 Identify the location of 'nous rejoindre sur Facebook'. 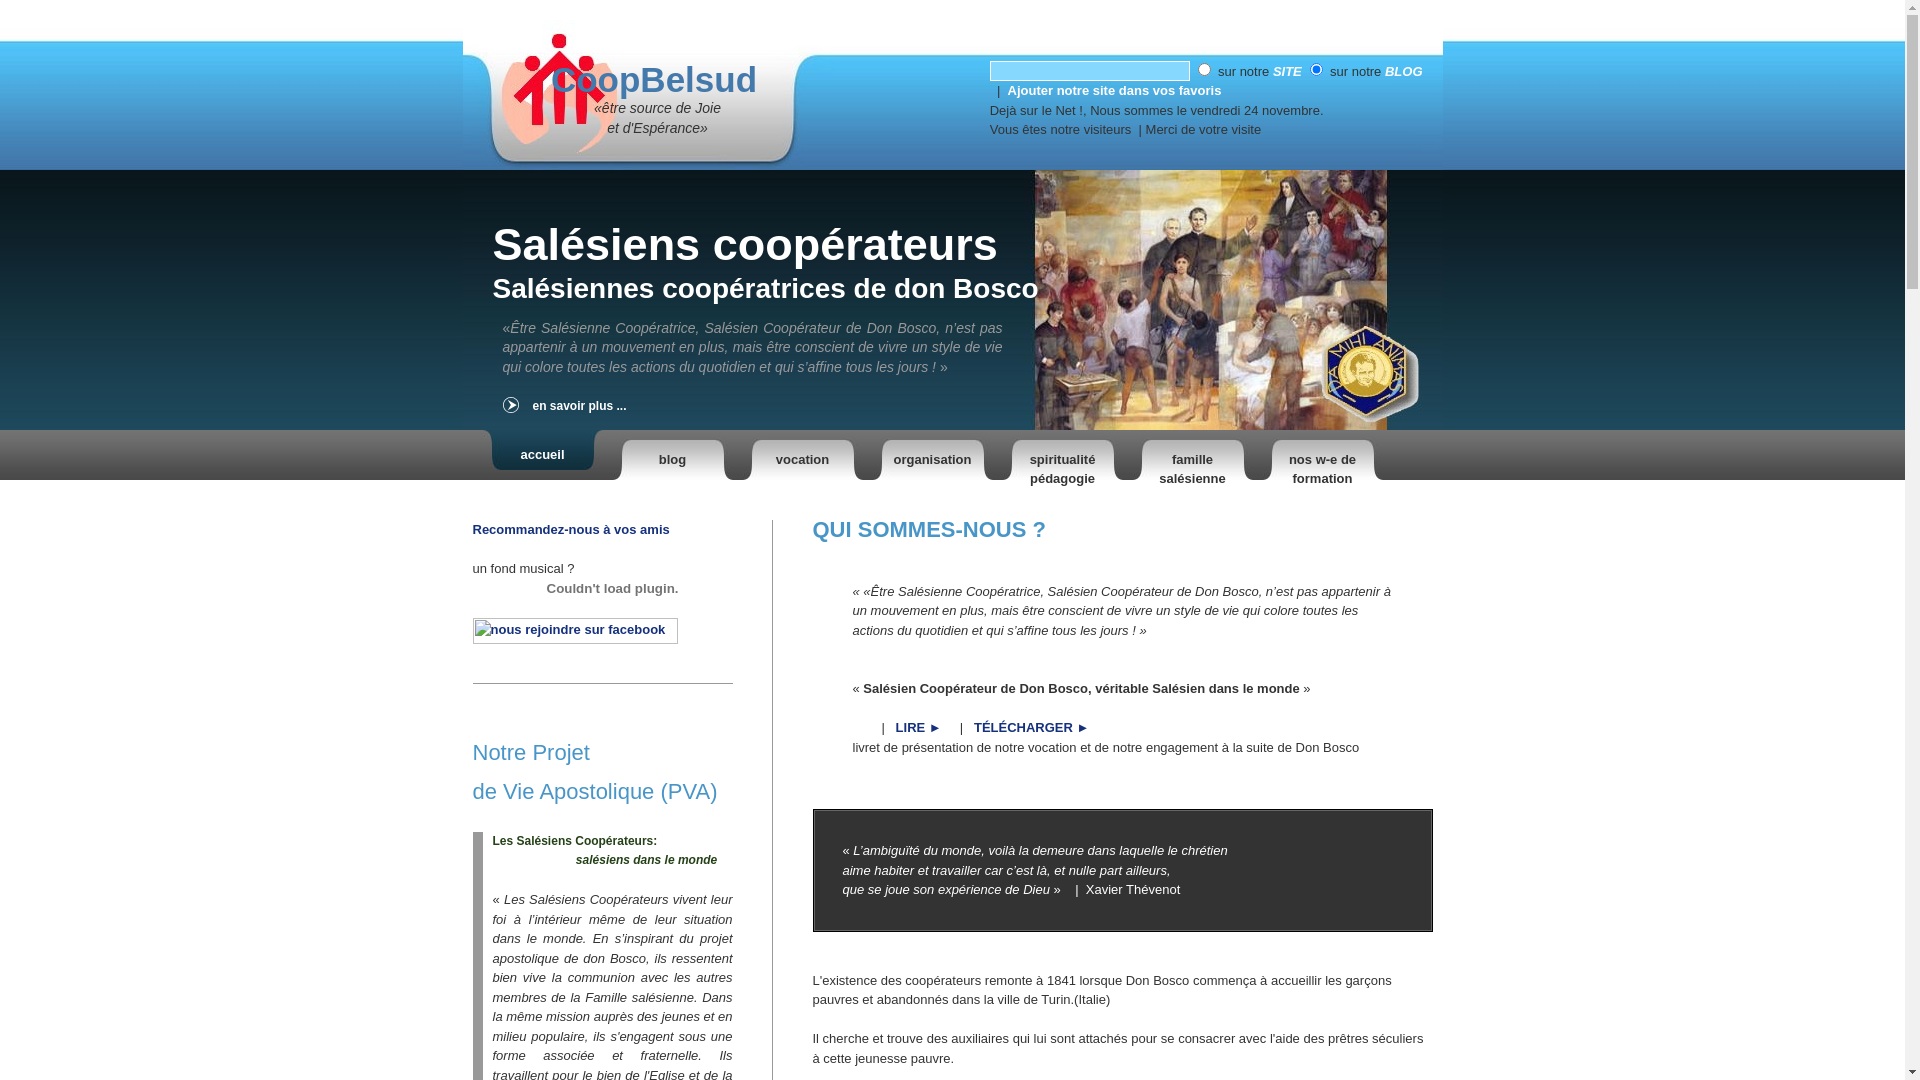
(573, 639).